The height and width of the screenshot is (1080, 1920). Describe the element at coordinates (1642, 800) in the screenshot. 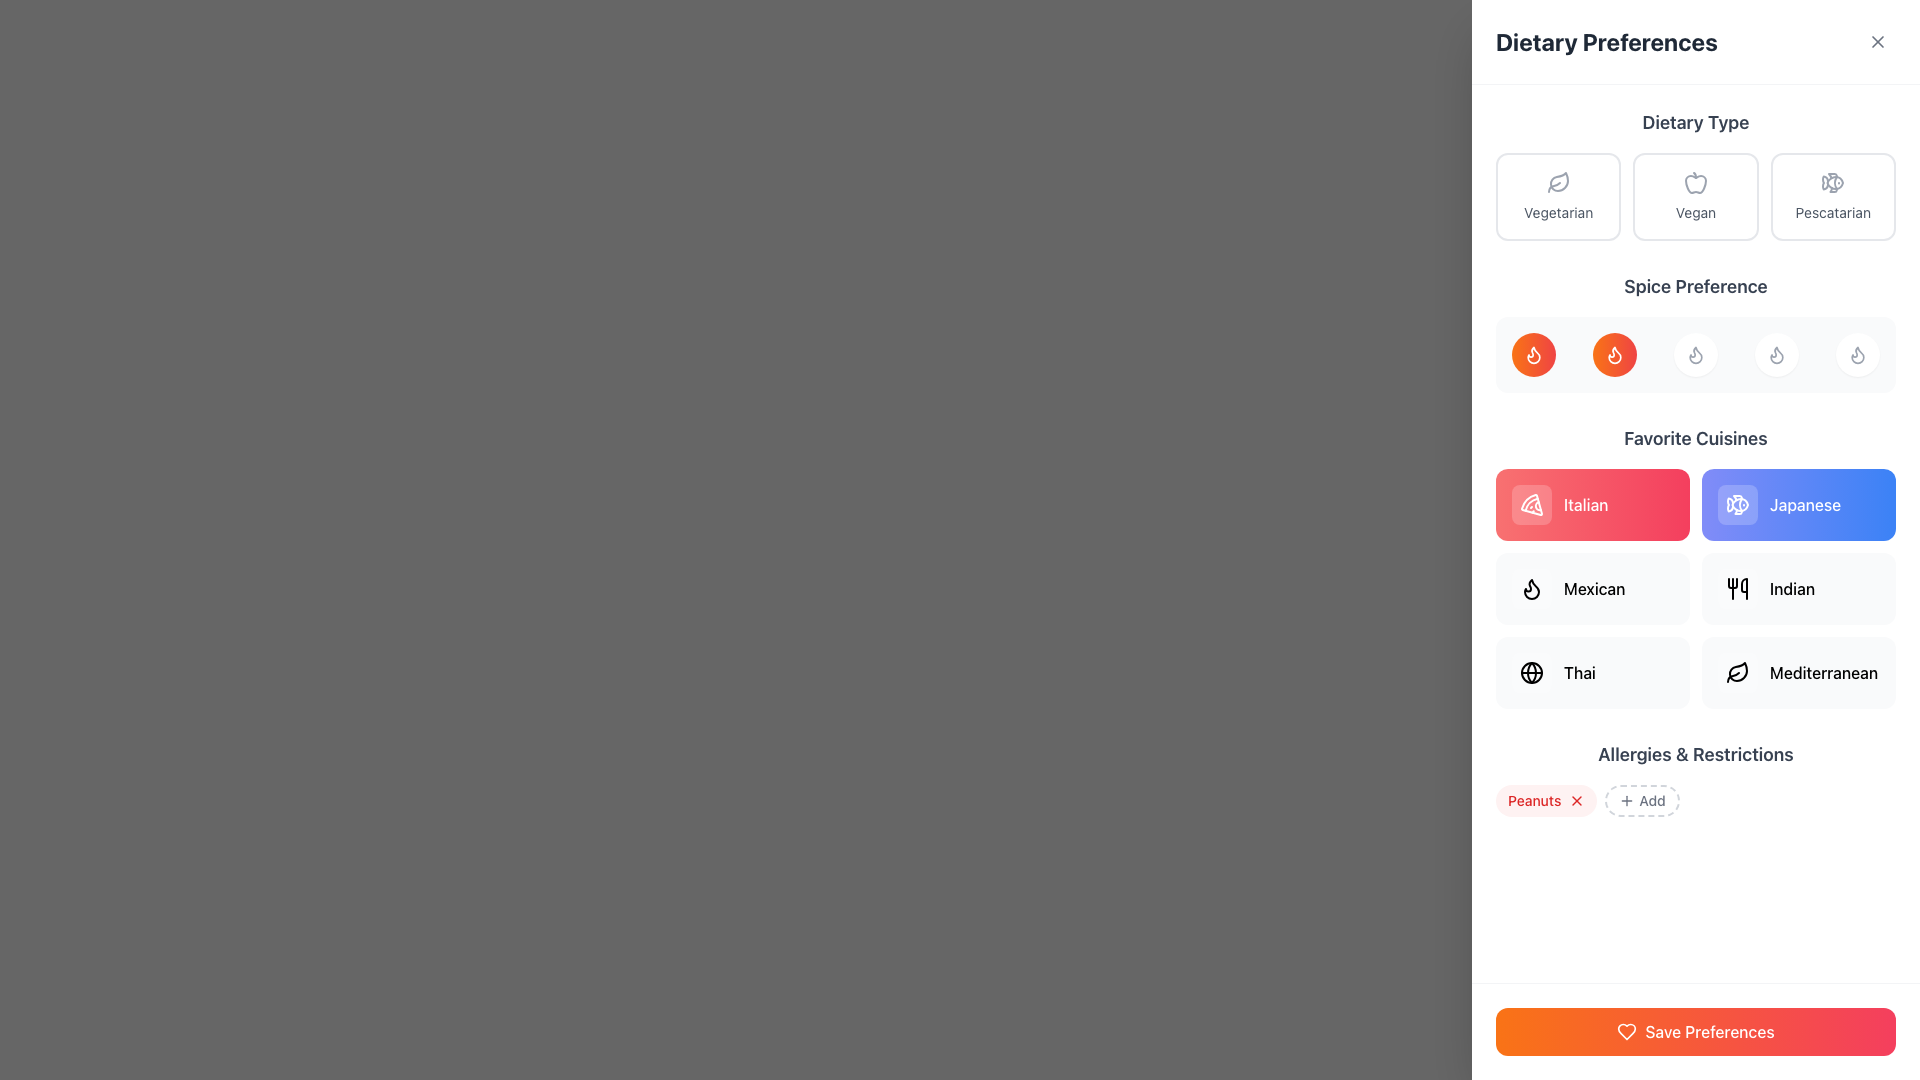

I see `the '+ Add' button in the 'Allergies & Restrictions' section` at that location.